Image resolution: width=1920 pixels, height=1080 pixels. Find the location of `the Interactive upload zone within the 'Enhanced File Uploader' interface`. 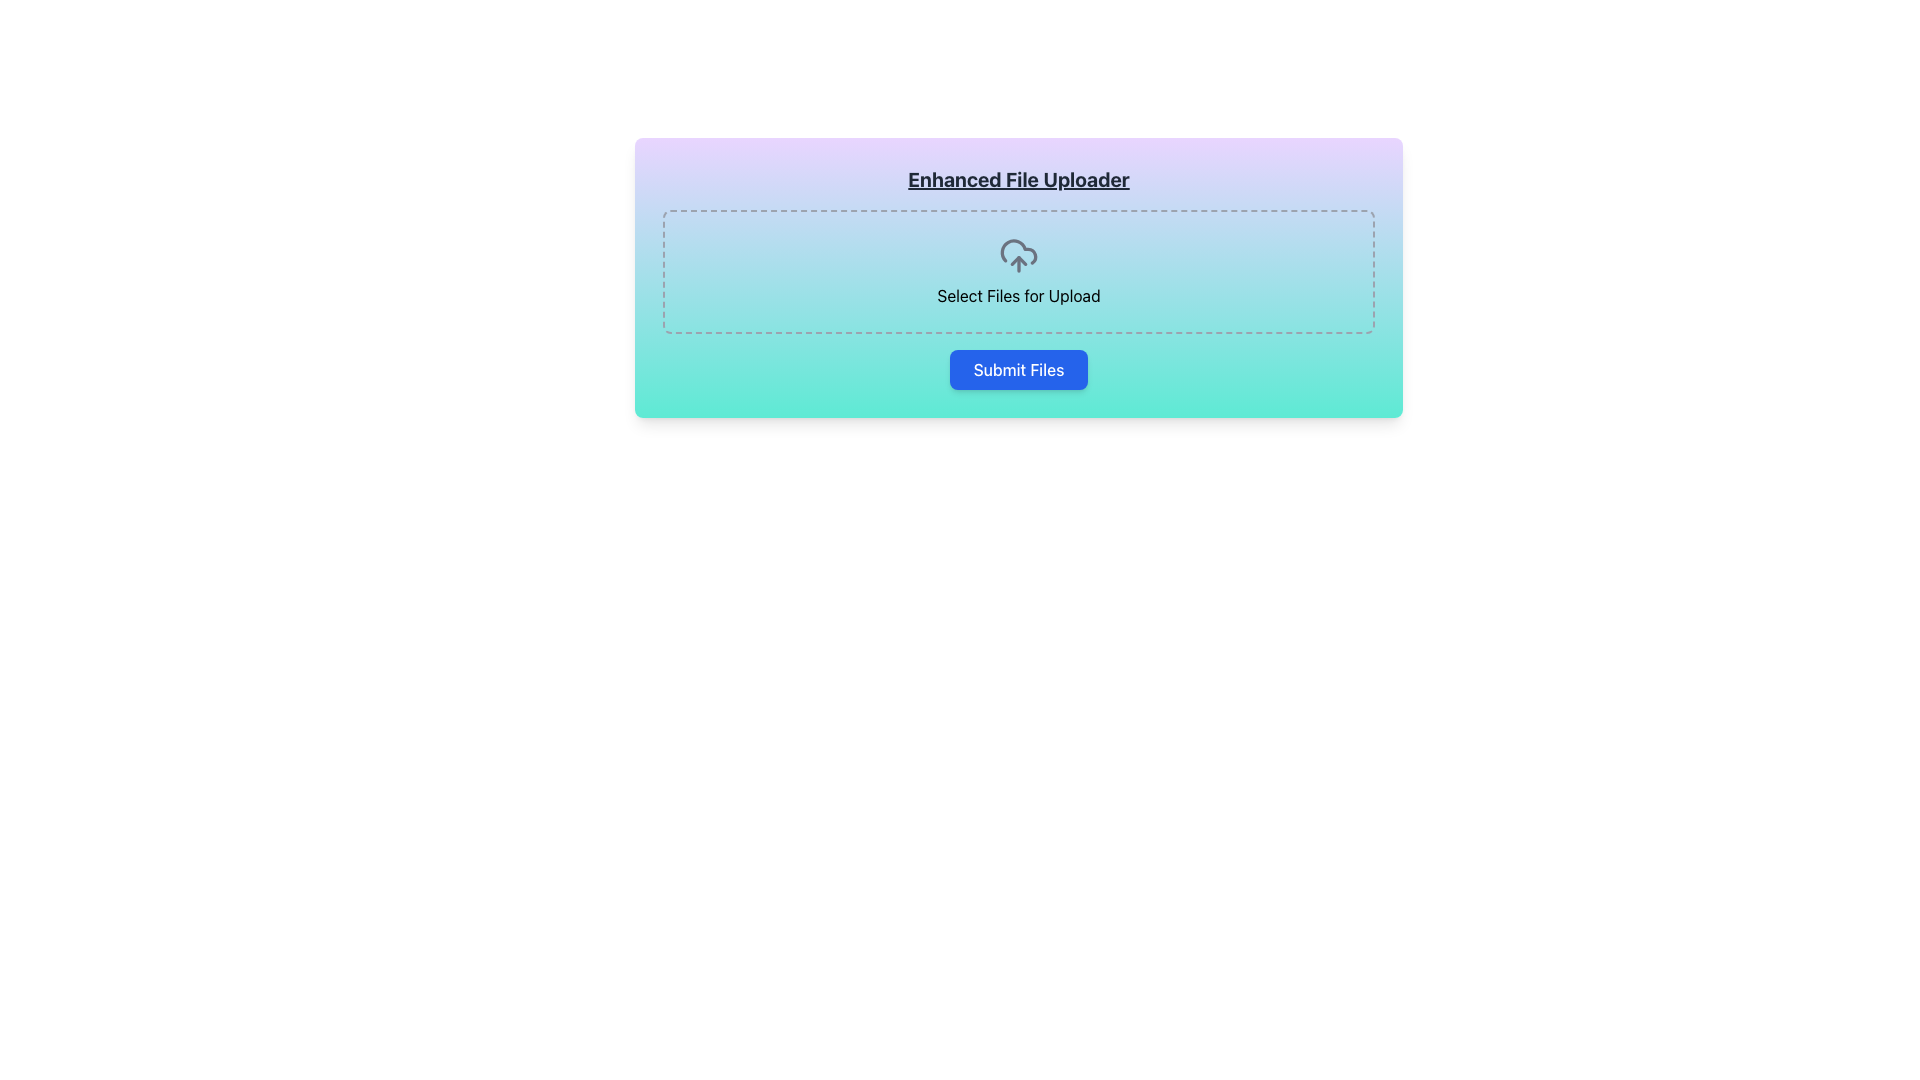

the Interactive upload zone within the 'Enhanced File Uploader' interface is located at coordinates (1018, 272).